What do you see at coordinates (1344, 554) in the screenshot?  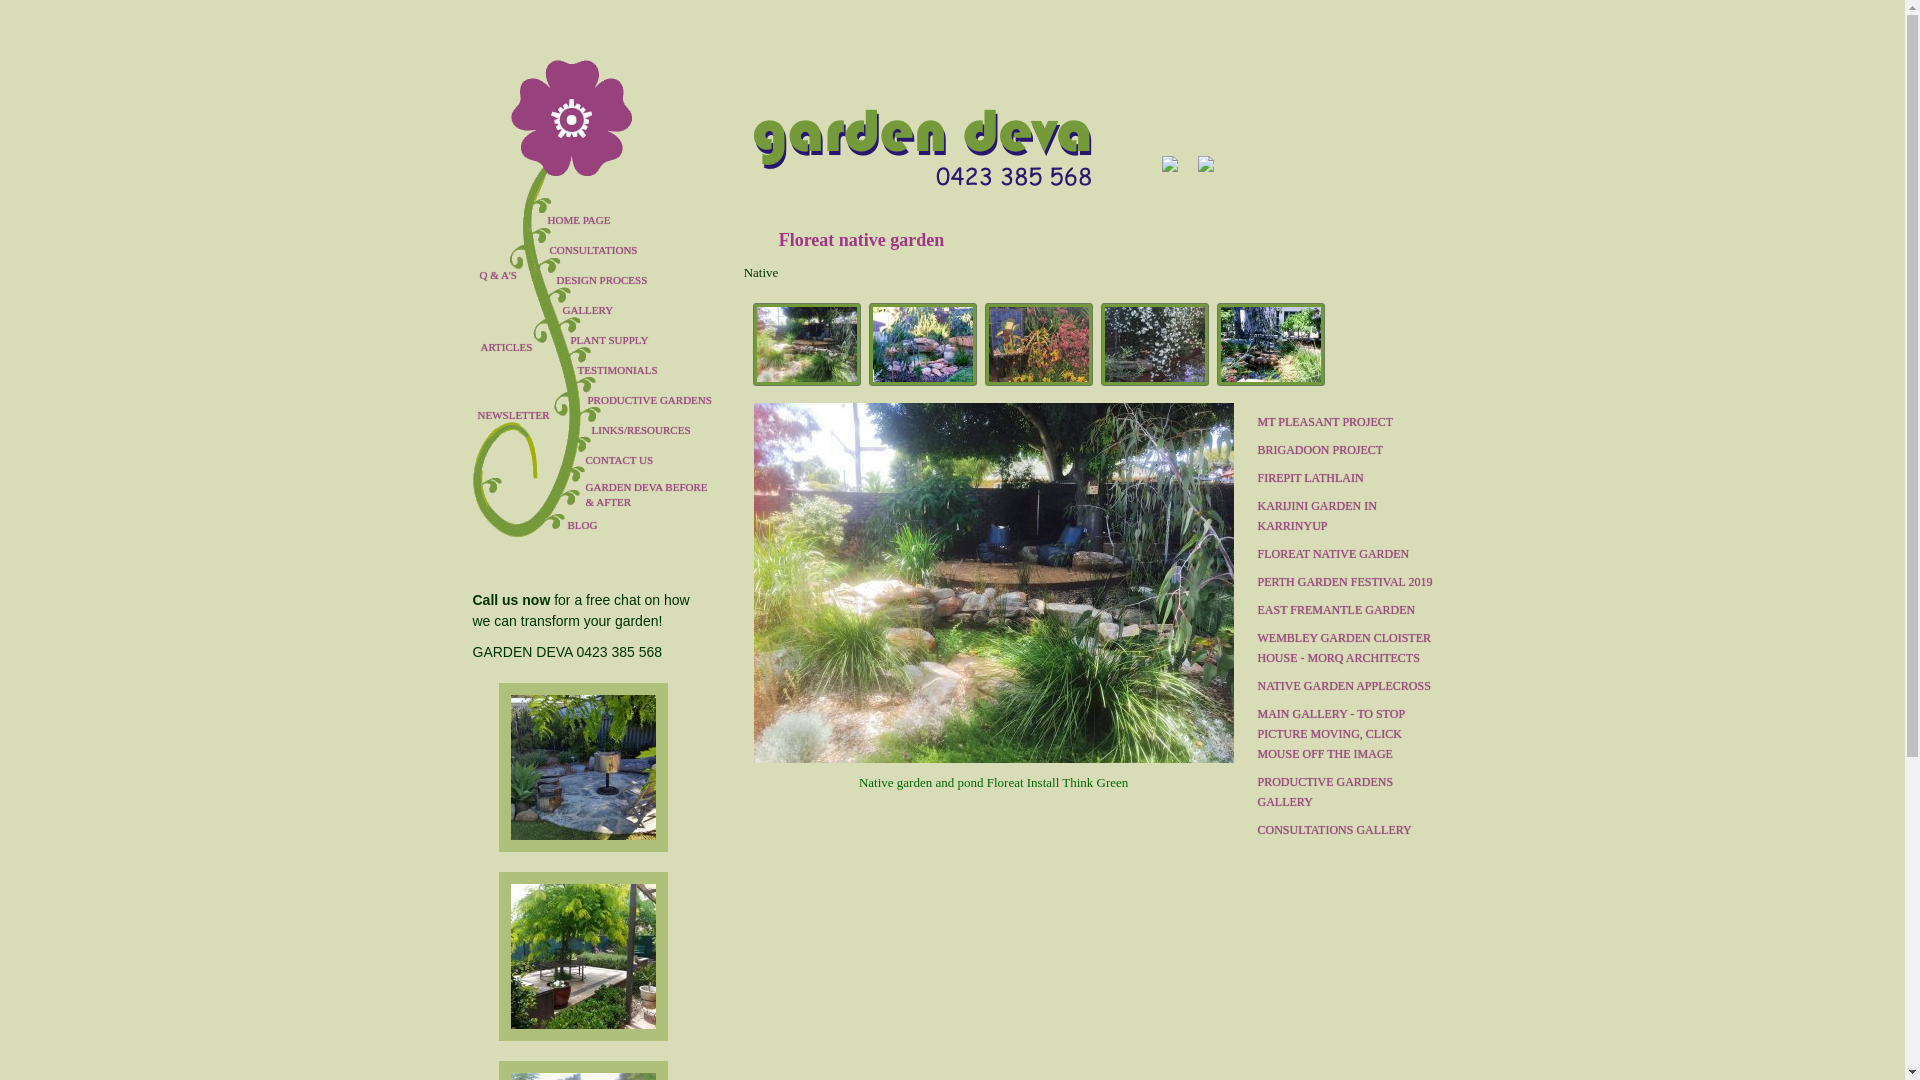 I see `'FLOREAT NATIVE GARDEN'` at bounding box center [1344, 554].